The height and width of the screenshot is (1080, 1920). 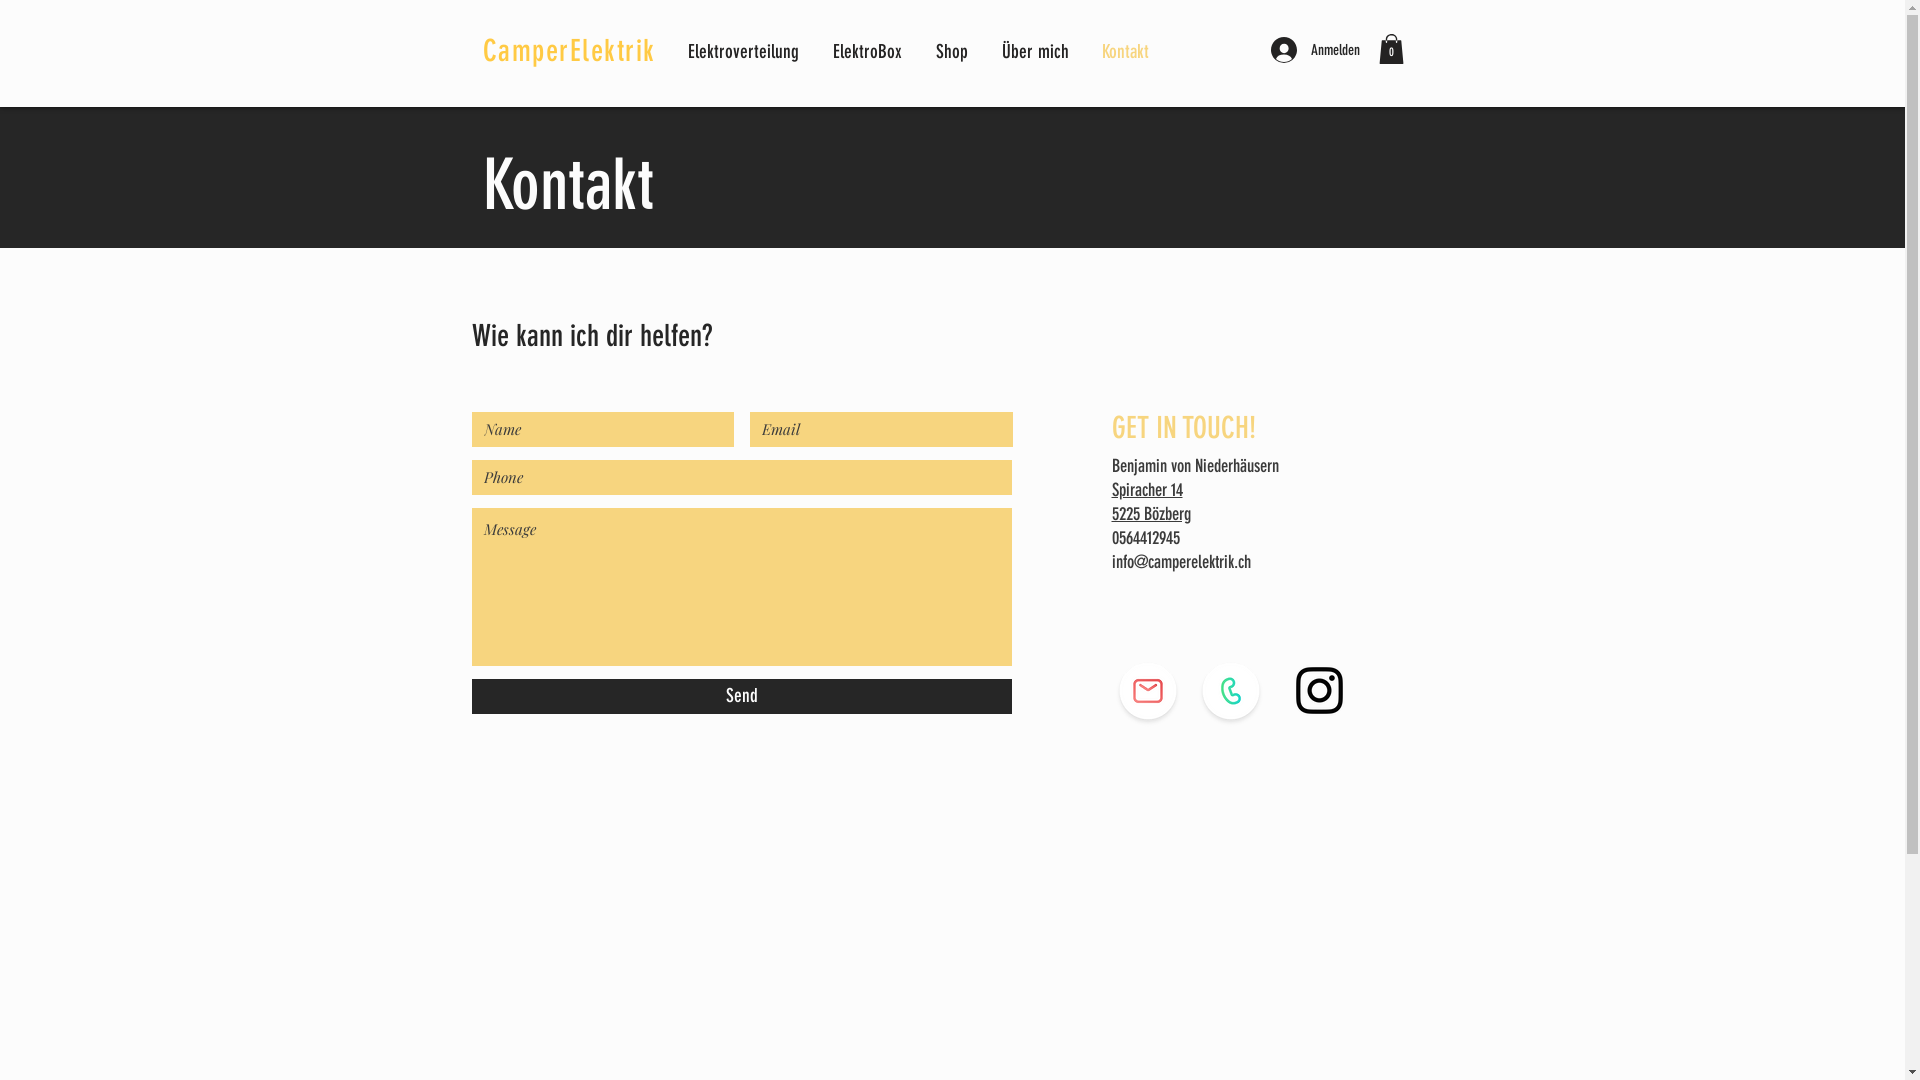 What do you see at coordinates (1389, 48) in the screenshot?
I see `'0'` at bounding box center [1389, 48].